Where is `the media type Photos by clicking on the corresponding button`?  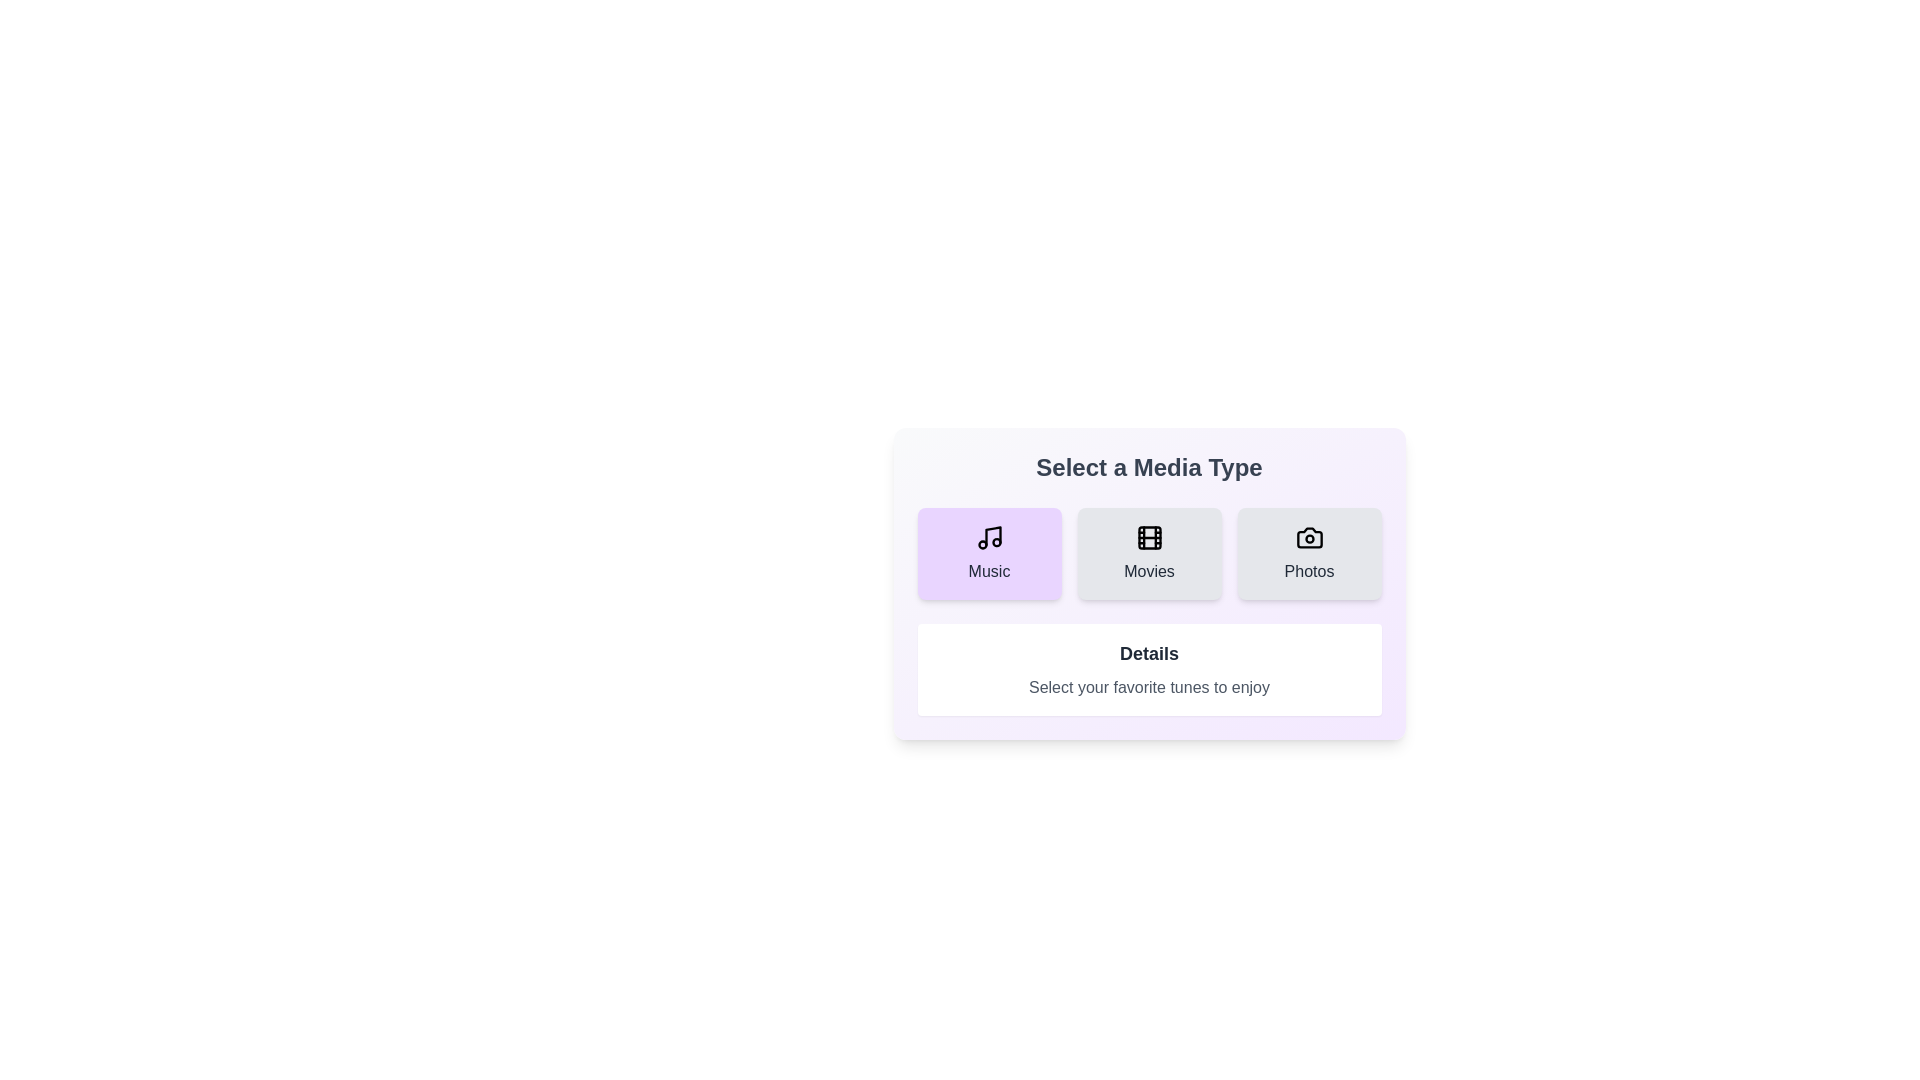 the media type Photos by clicking on the corresponding button is located at coordinates (1309, 554).